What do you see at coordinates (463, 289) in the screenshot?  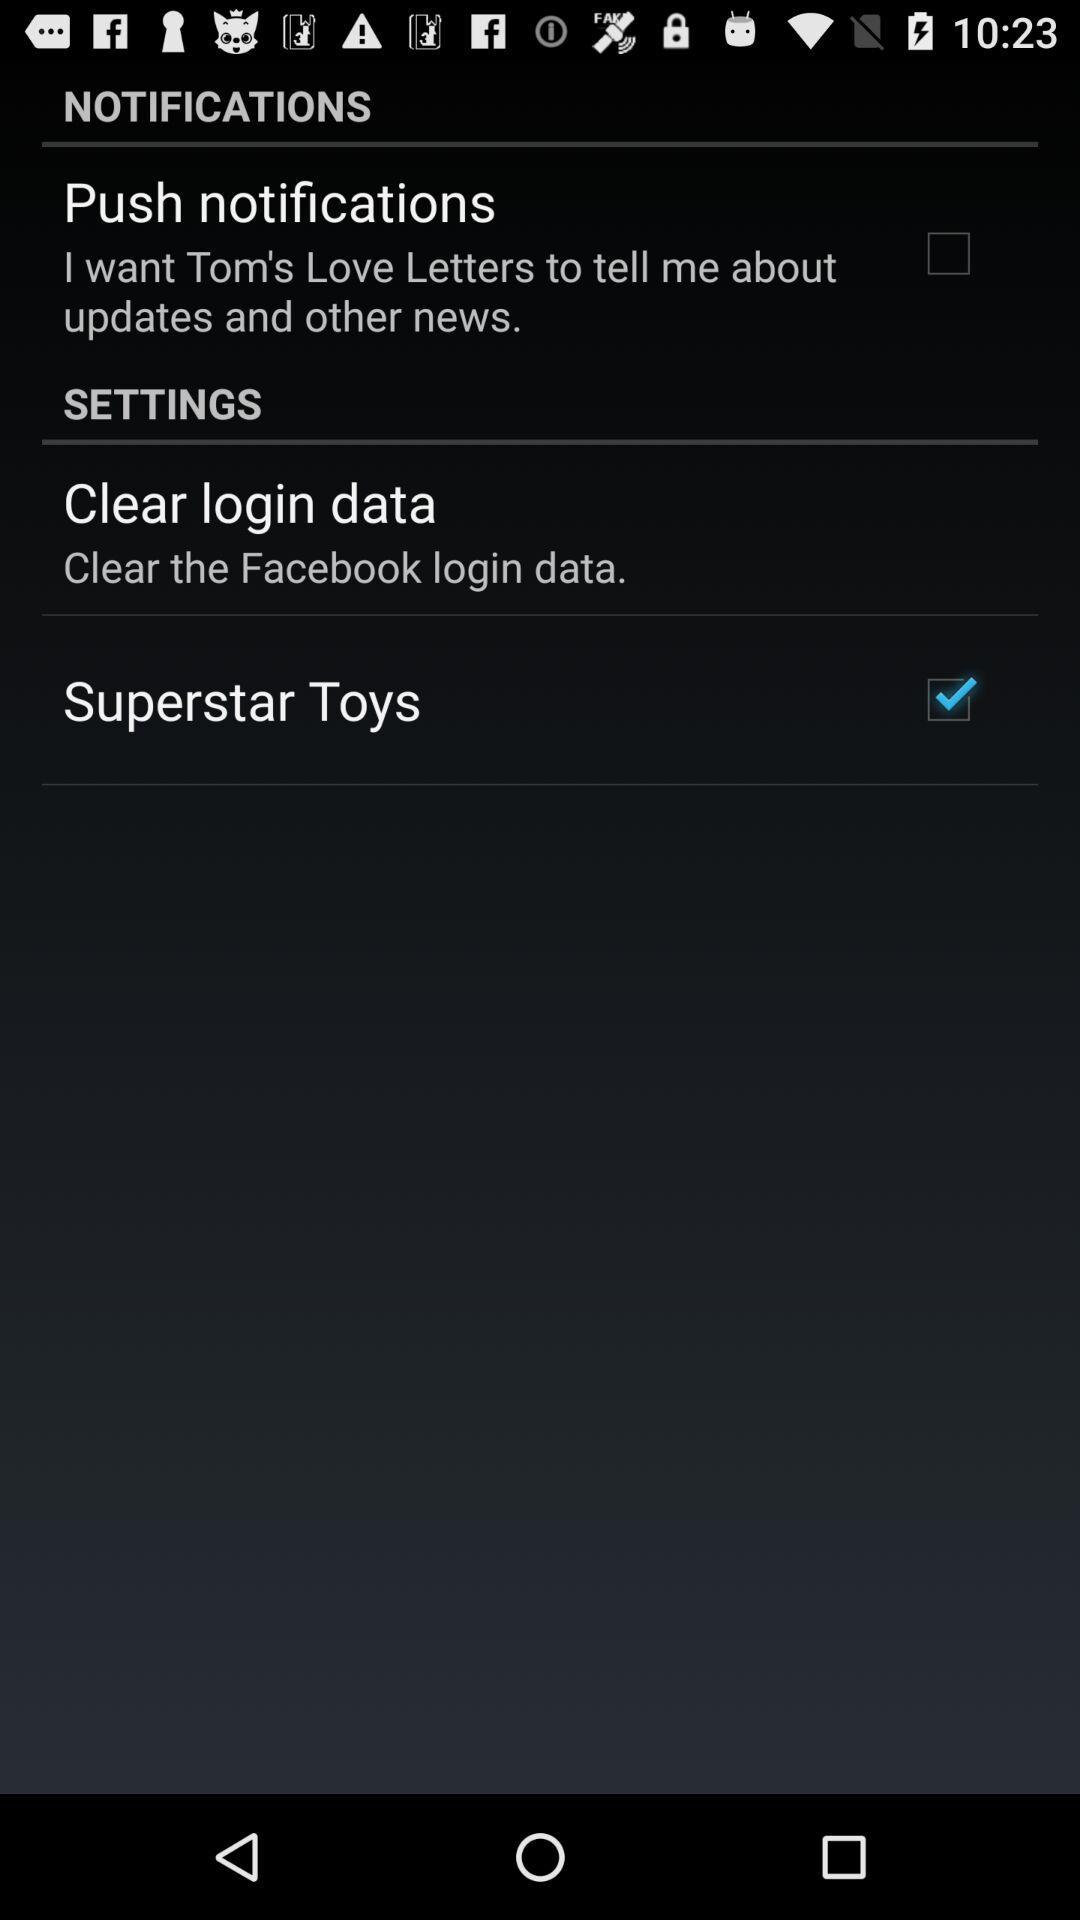 I see `the icon above the settings app` at bounding box center [463, 289].